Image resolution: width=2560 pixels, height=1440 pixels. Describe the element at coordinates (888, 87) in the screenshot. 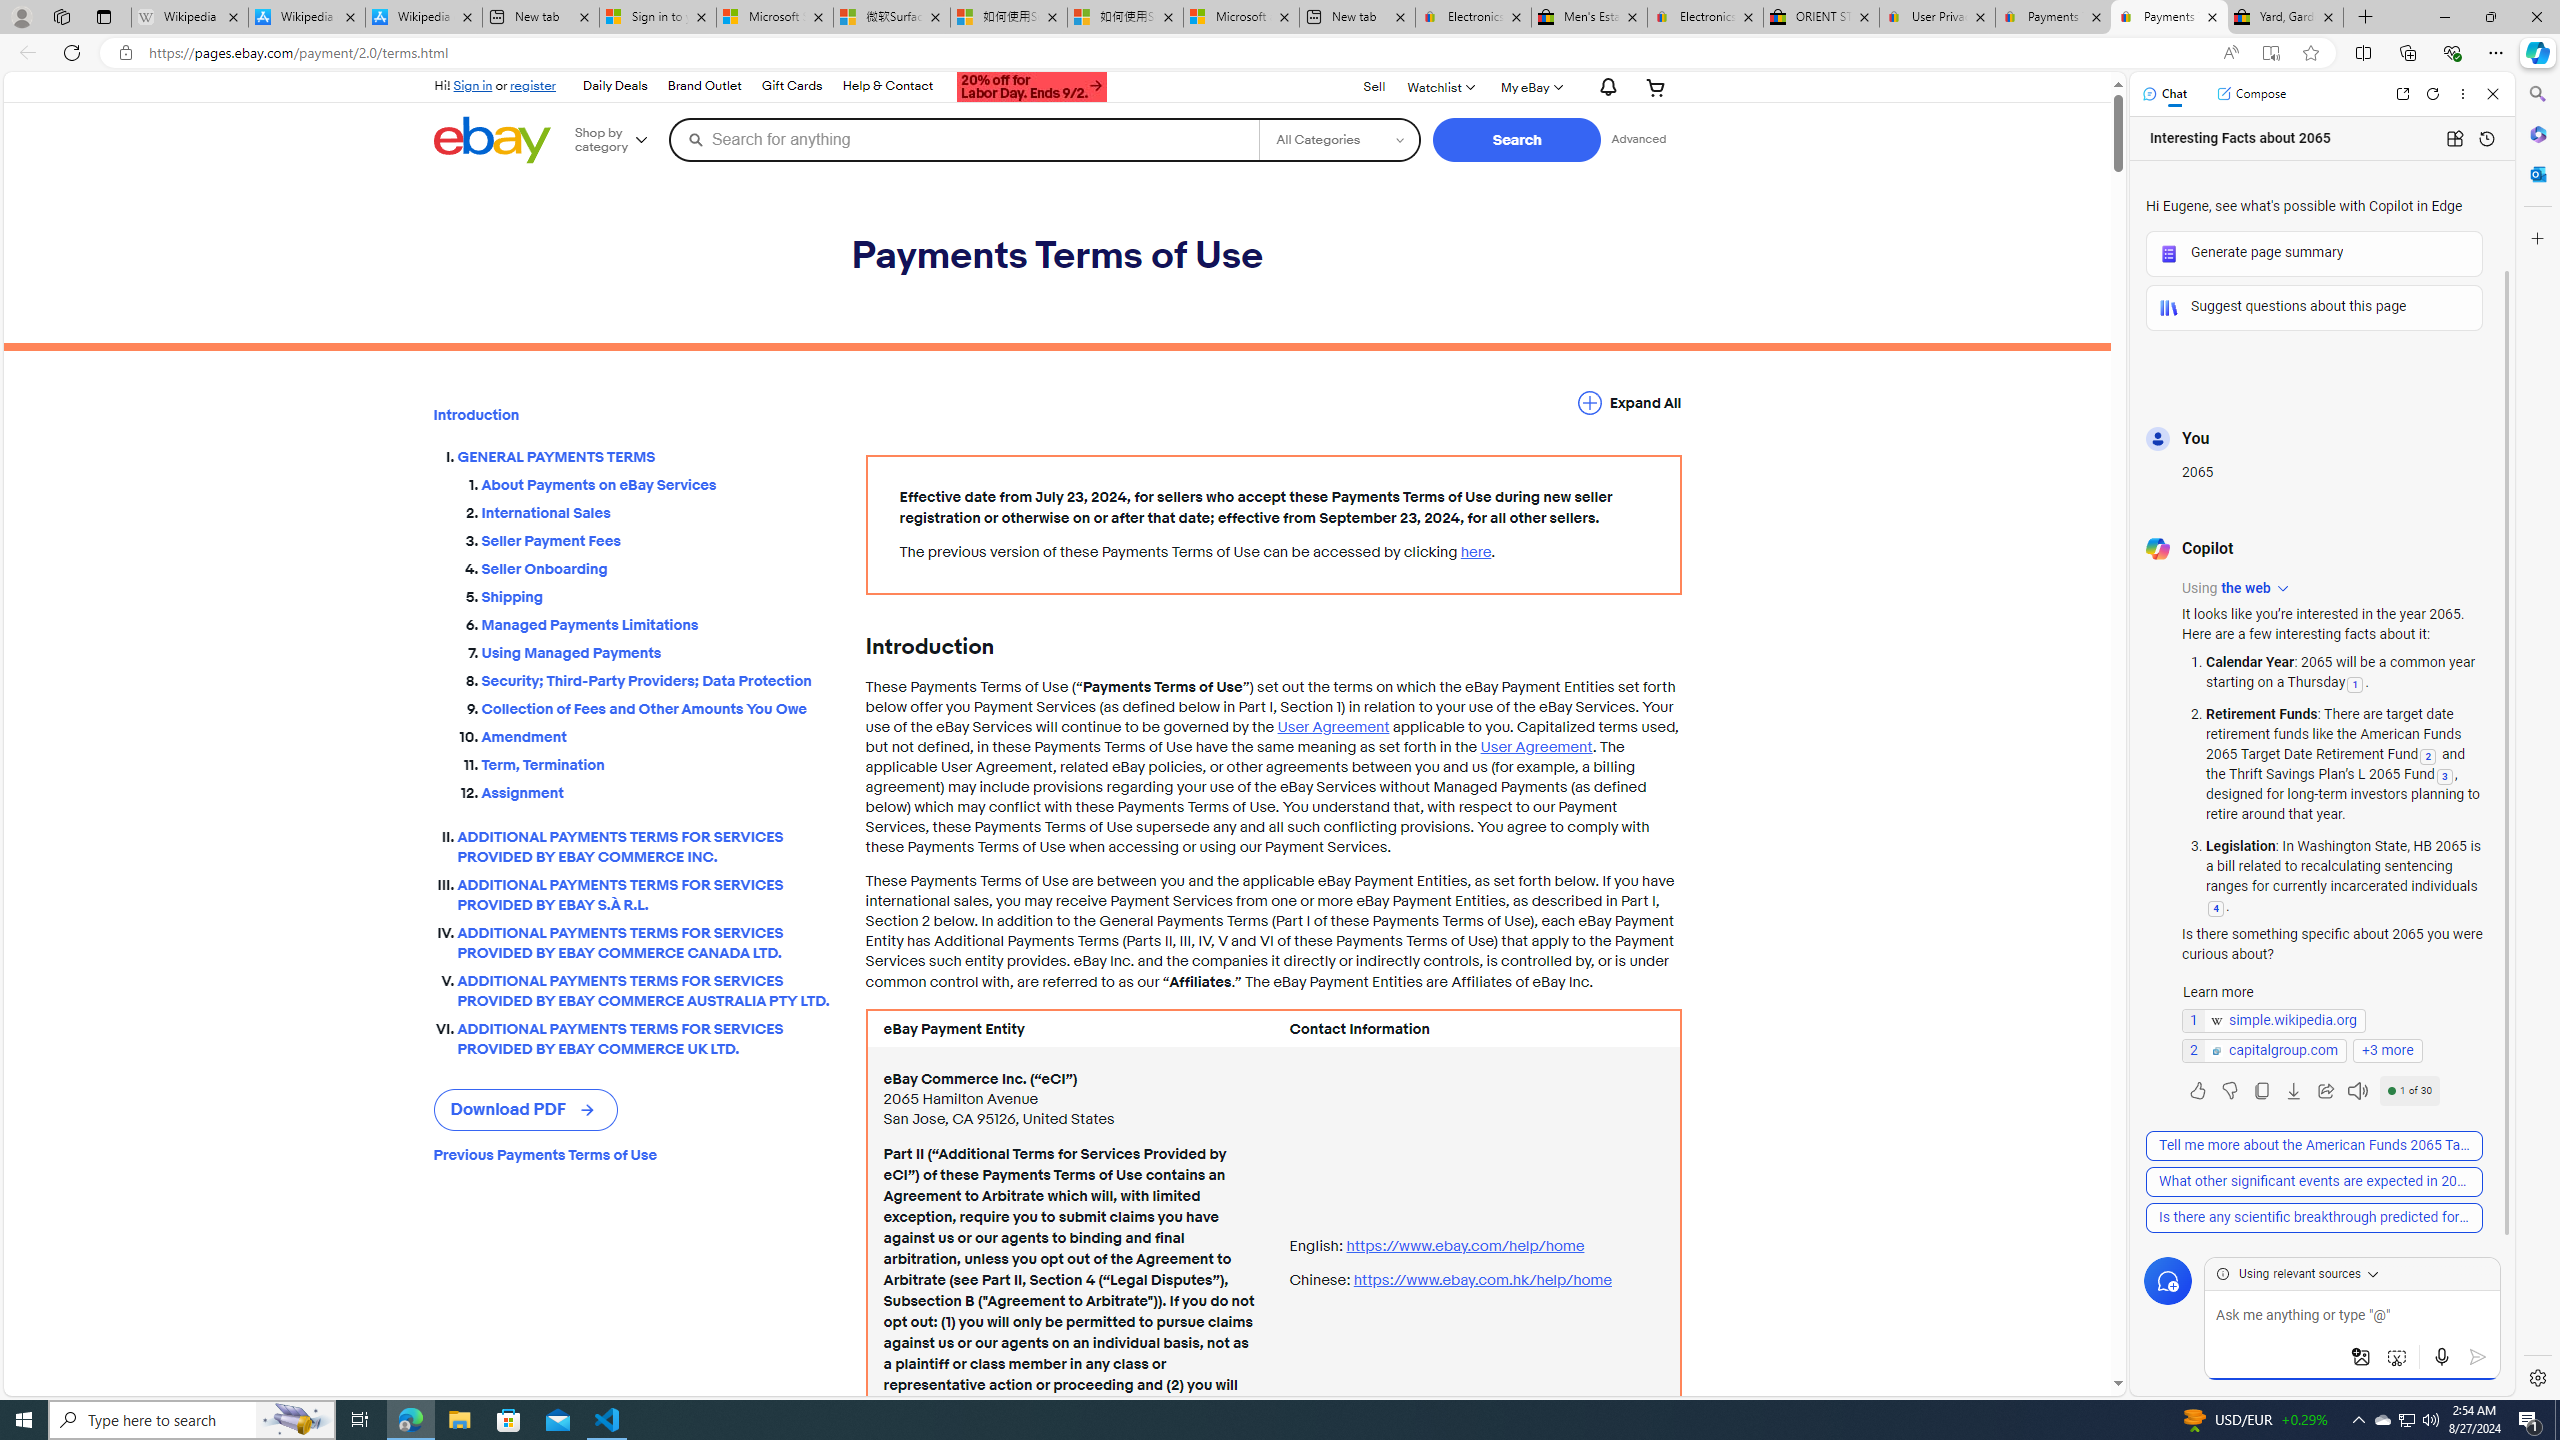

I see `'Help & Contact'` at that location.